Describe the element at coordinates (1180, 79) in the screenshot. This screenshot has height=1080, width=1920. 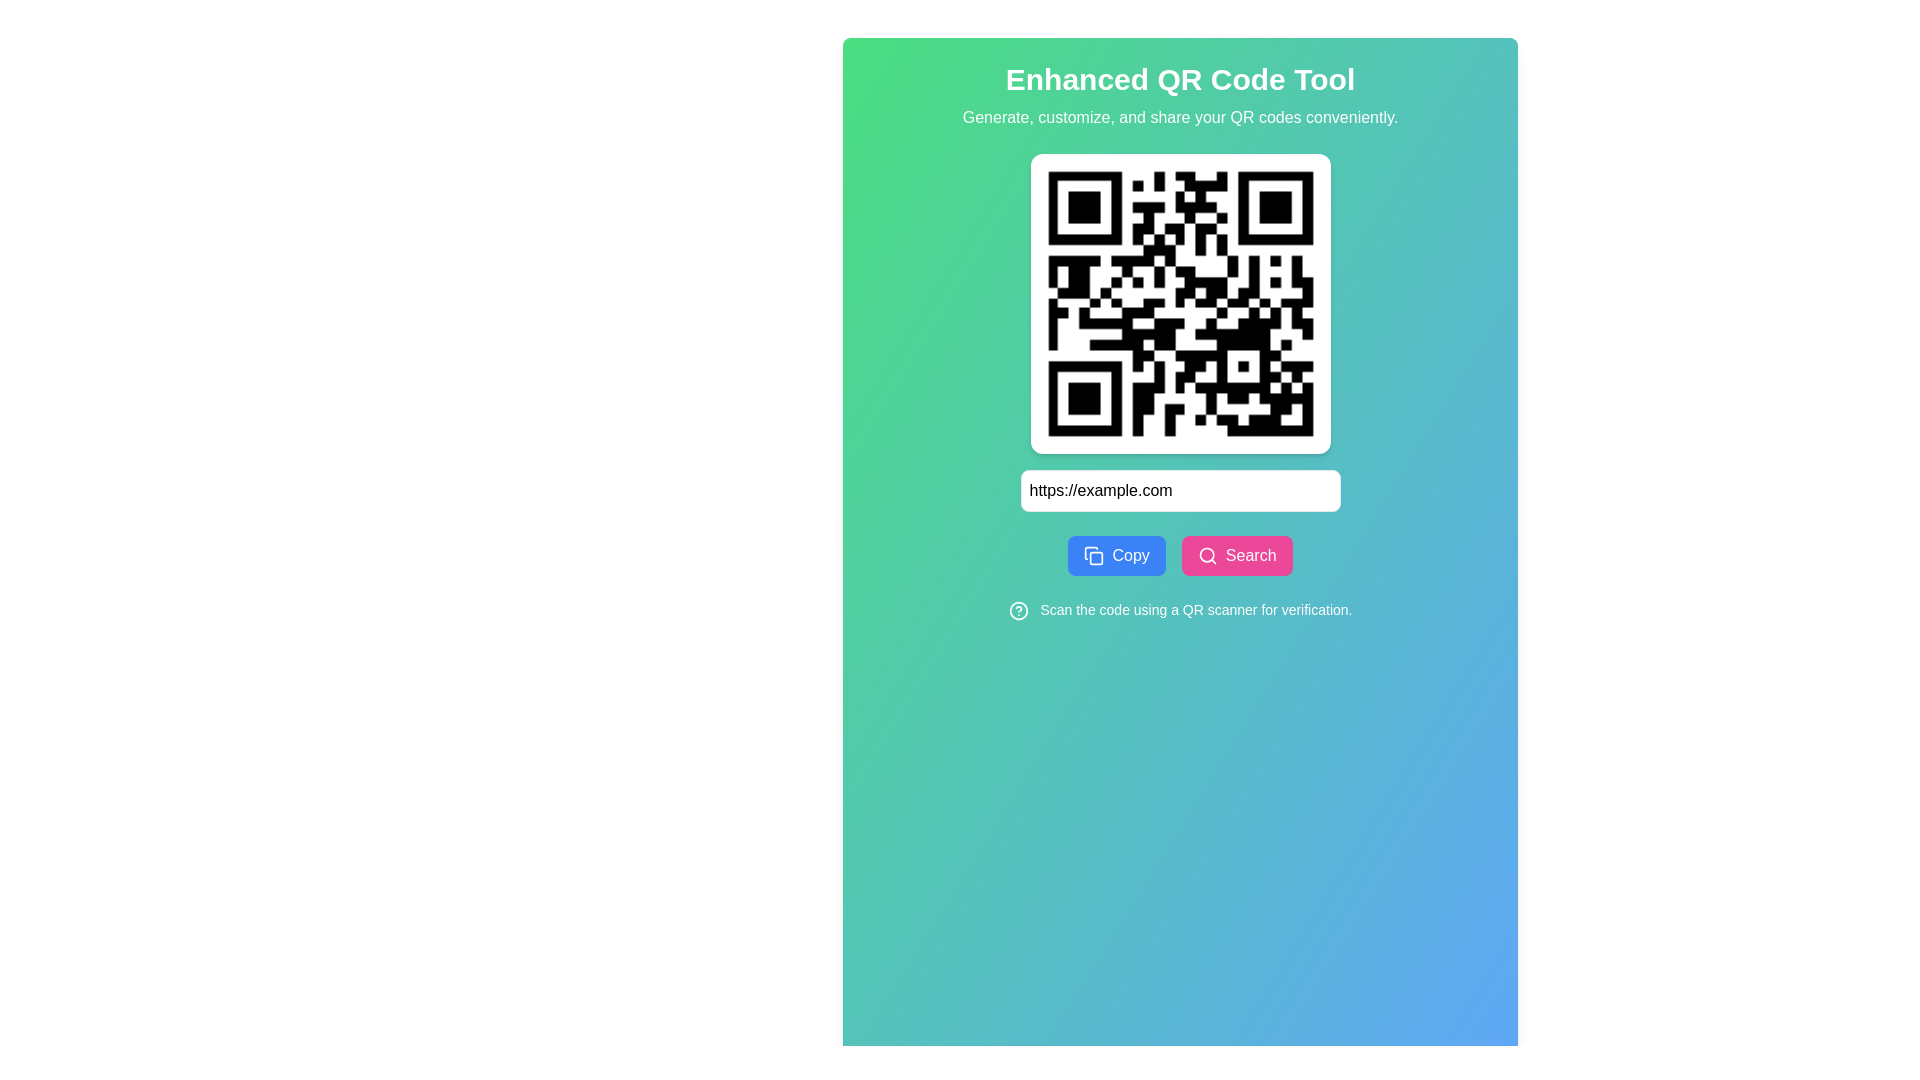
I see `the header text 'Enhanced QR Code Tool', which is a bold, large white font centered at the top of its section, above the subtitle and QR code generation interface` at that location.